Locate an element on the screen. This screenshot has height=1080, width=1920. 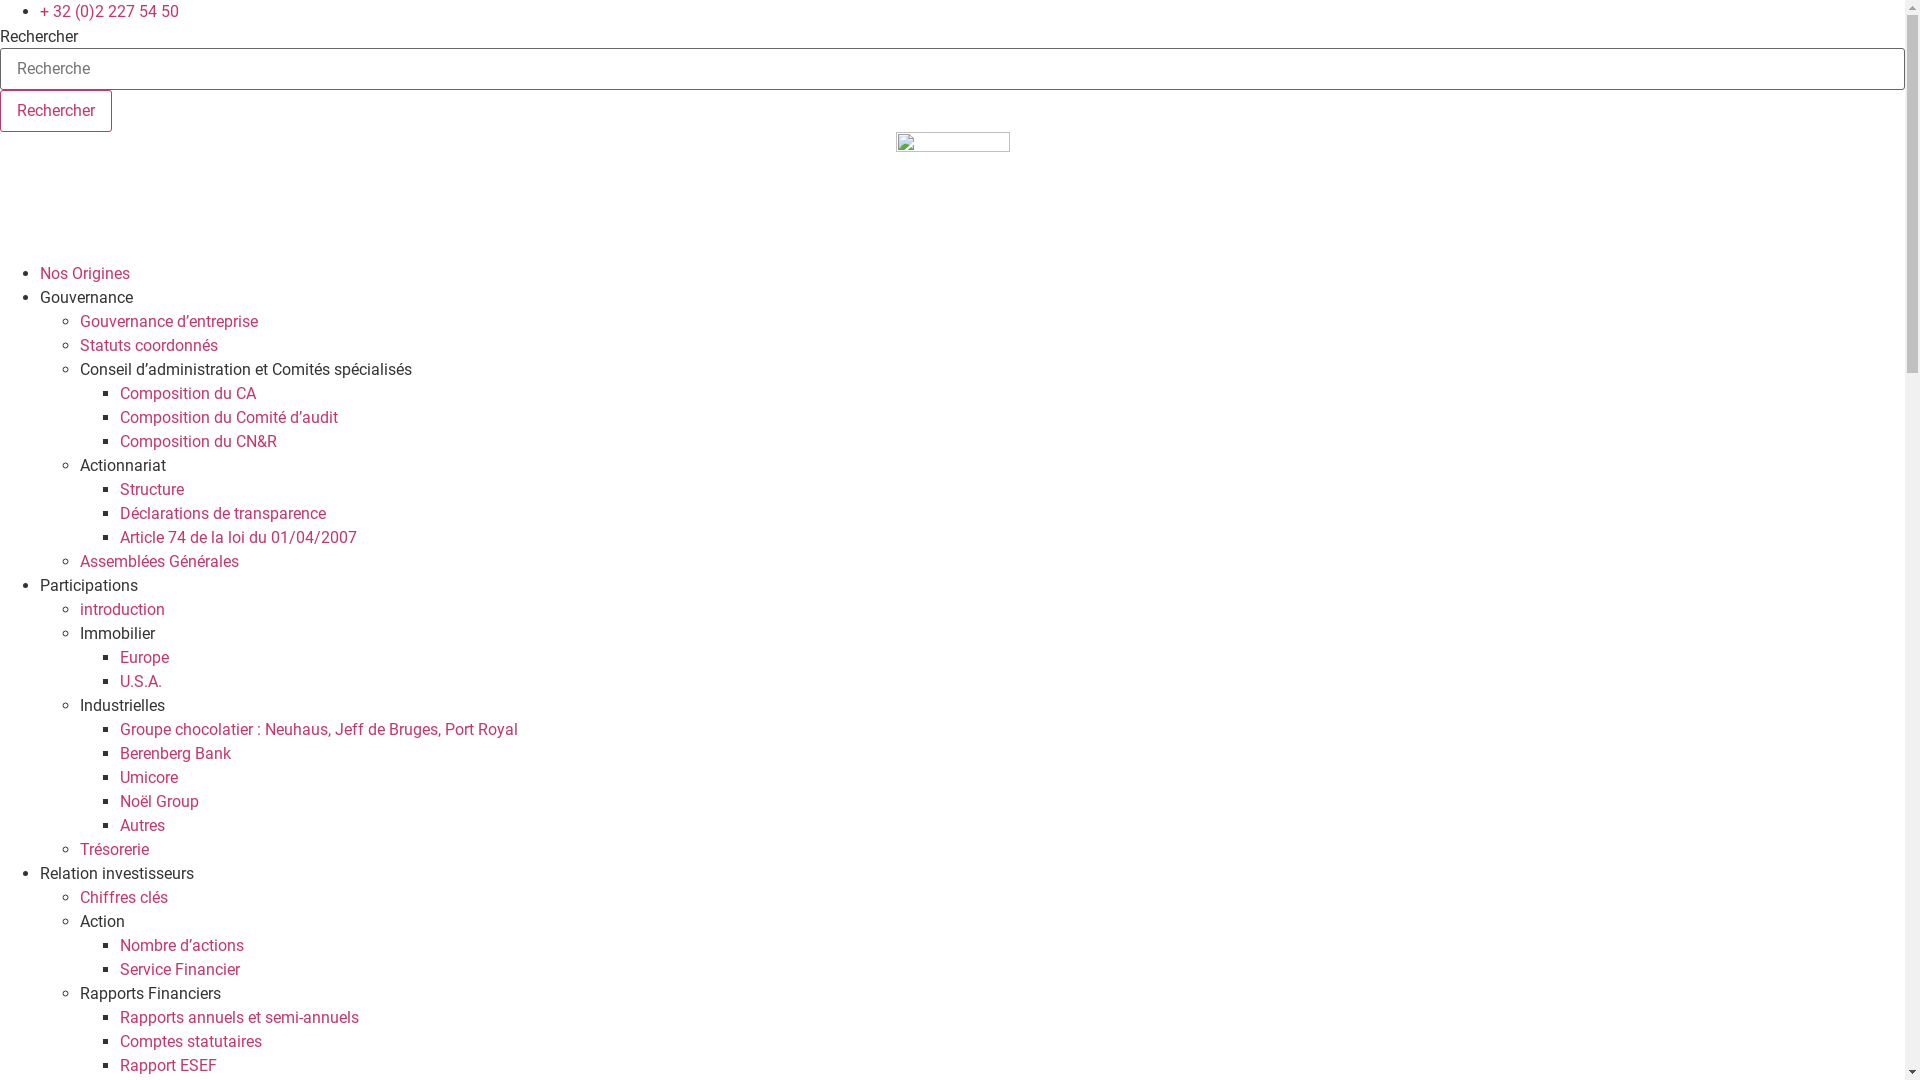
'Nos Origines' is located at coordinates (39, 273).